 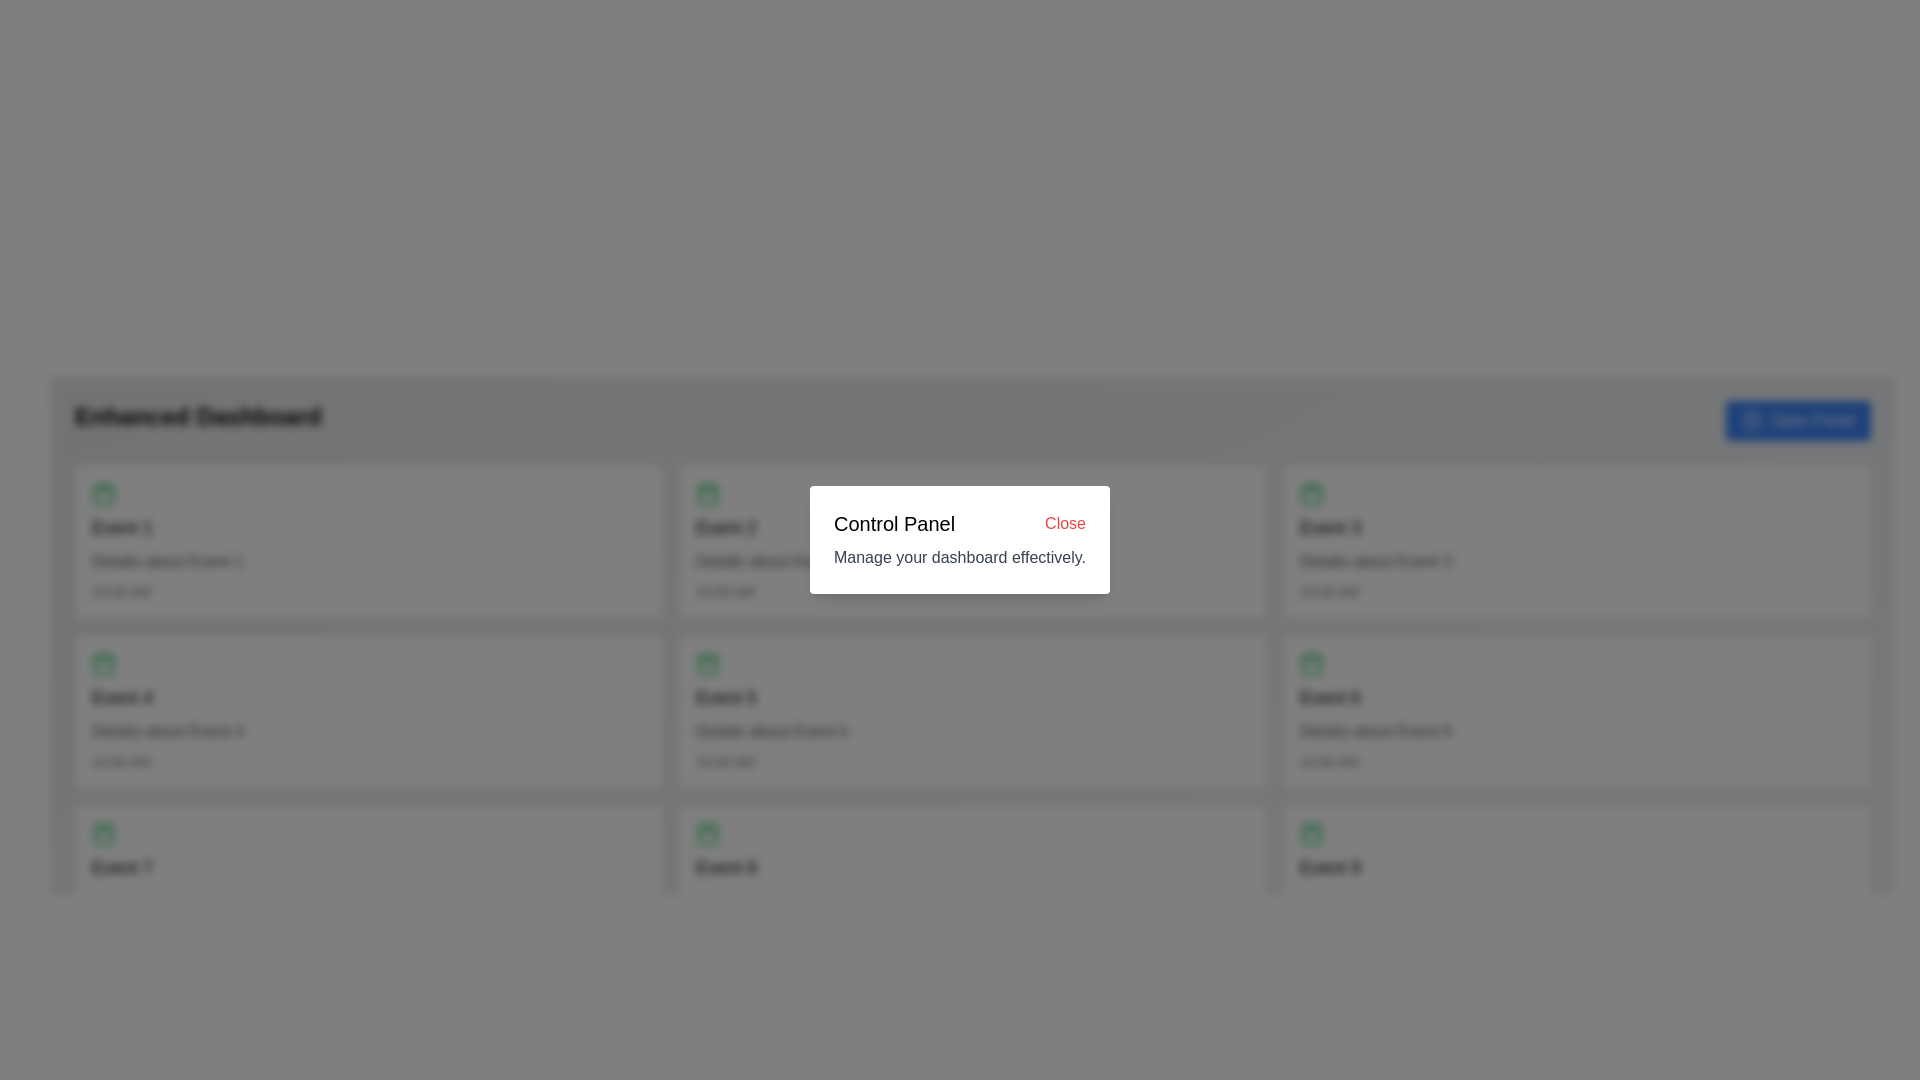 I want to click on the visual representation of the calendar icon with a green hue, located at the top-left corner of the 'Event 6' card, so click(x=1311, y=663).